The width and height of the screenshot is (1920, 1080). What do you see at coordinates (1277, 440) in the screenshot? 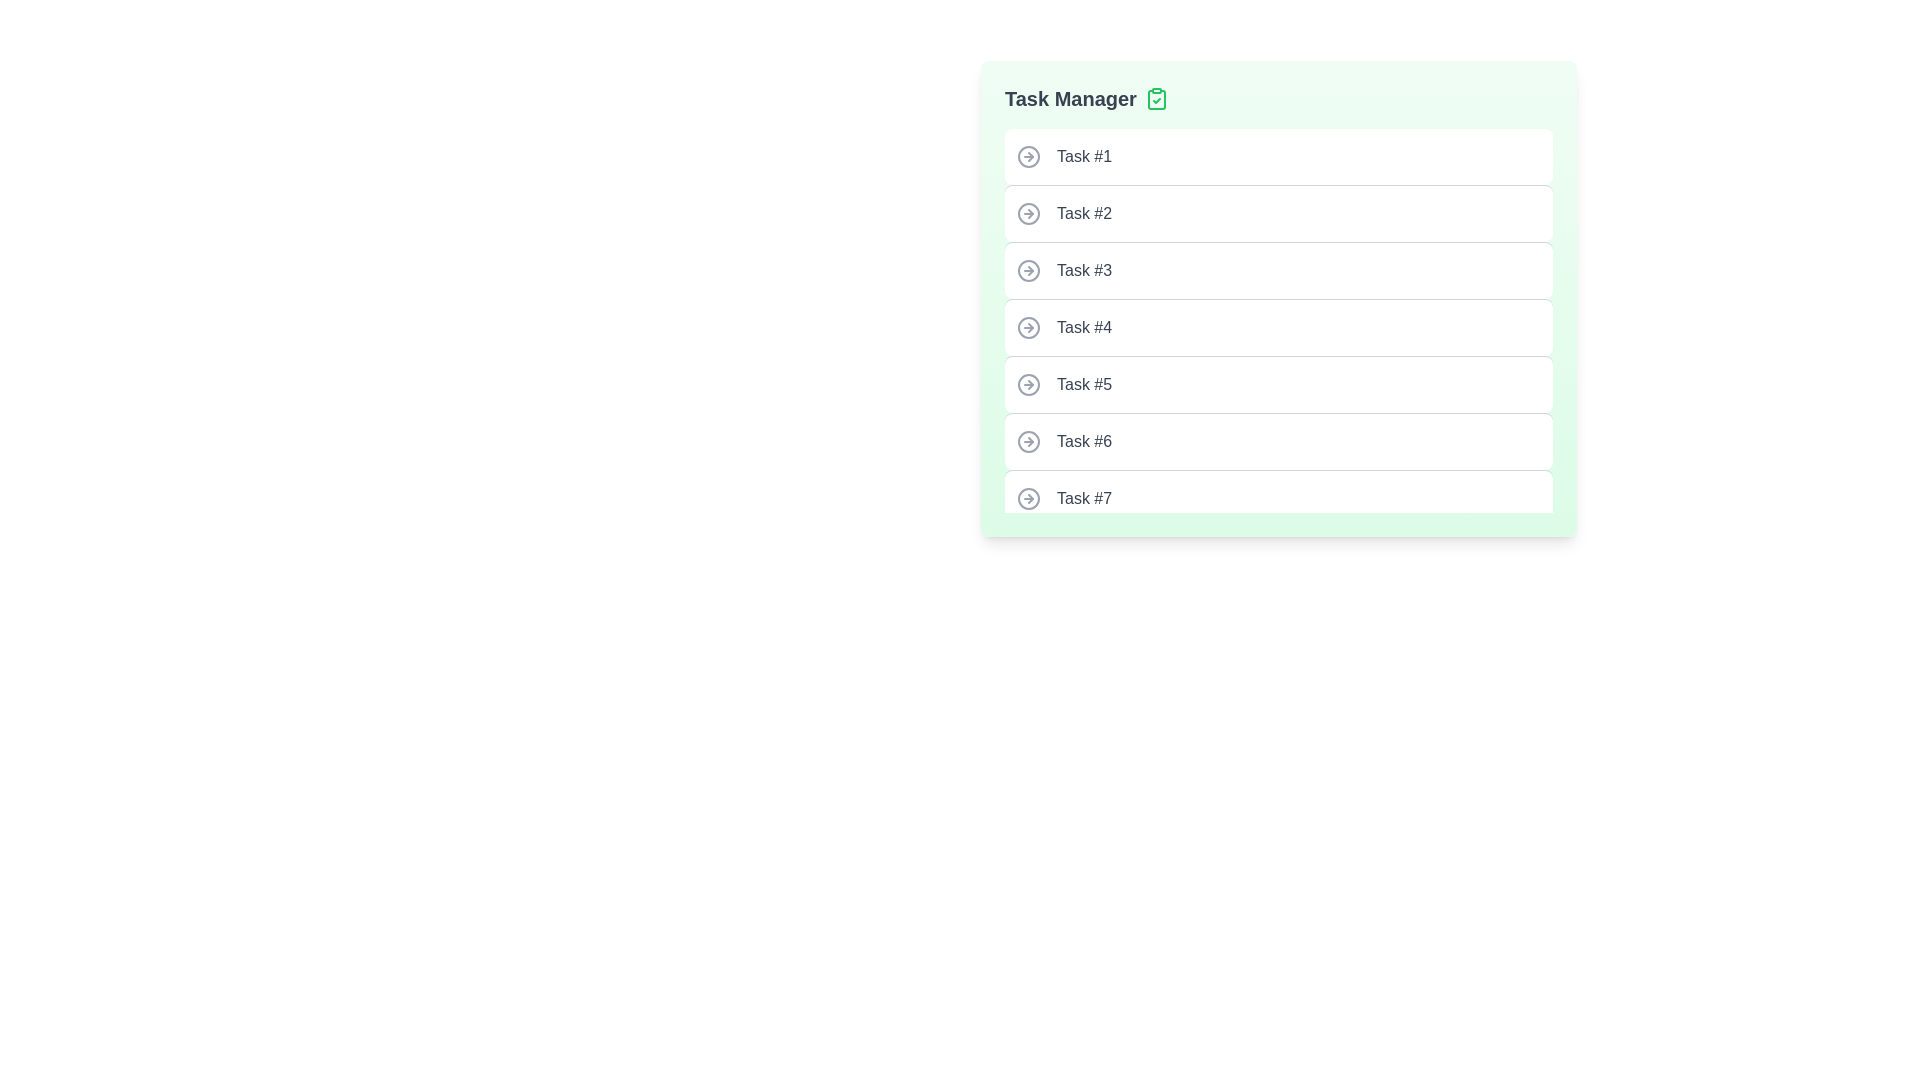
I see `the task labeled Task #6` at bounding box center [1277, 440].